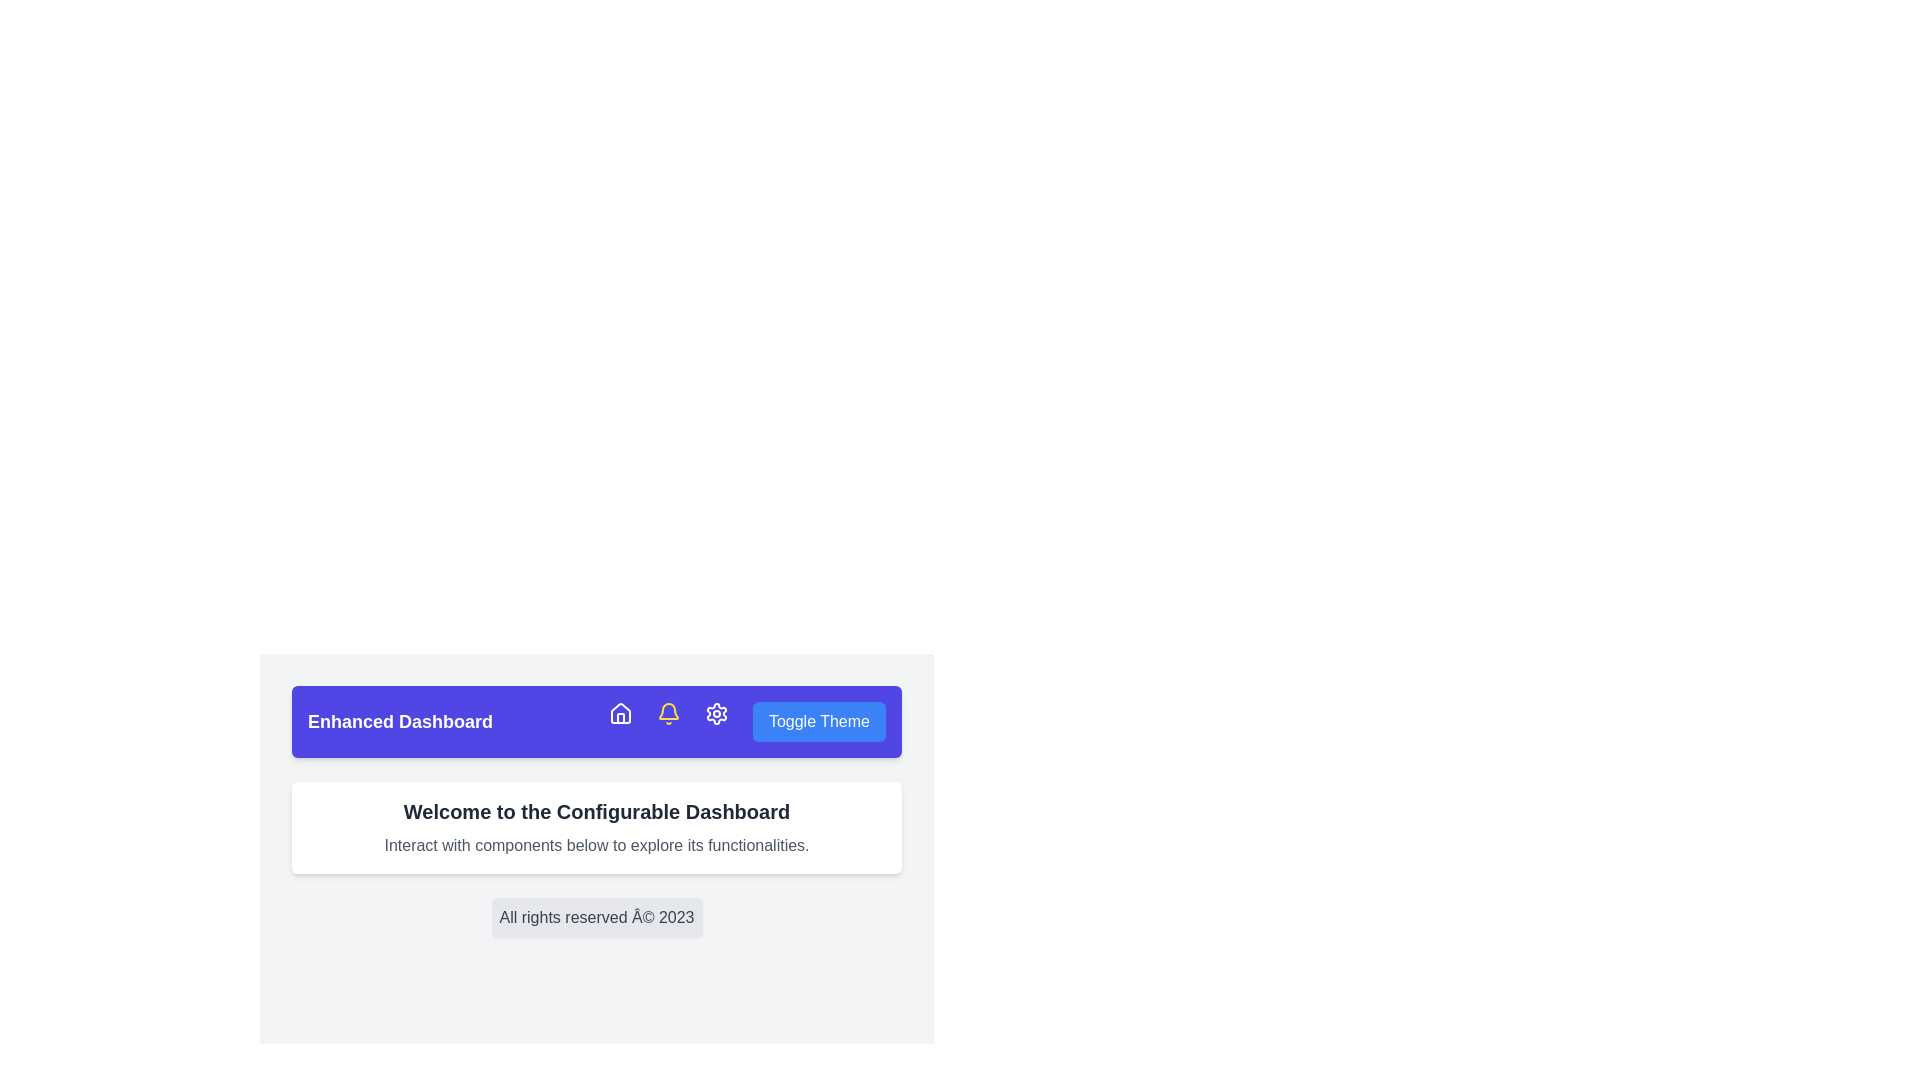  I want to click on the clickable house-shaped icon located in the blue navigation bar, positioned to the left of the bell icon and right of the text 'Enhanced Dashboard', so click(619, 712).